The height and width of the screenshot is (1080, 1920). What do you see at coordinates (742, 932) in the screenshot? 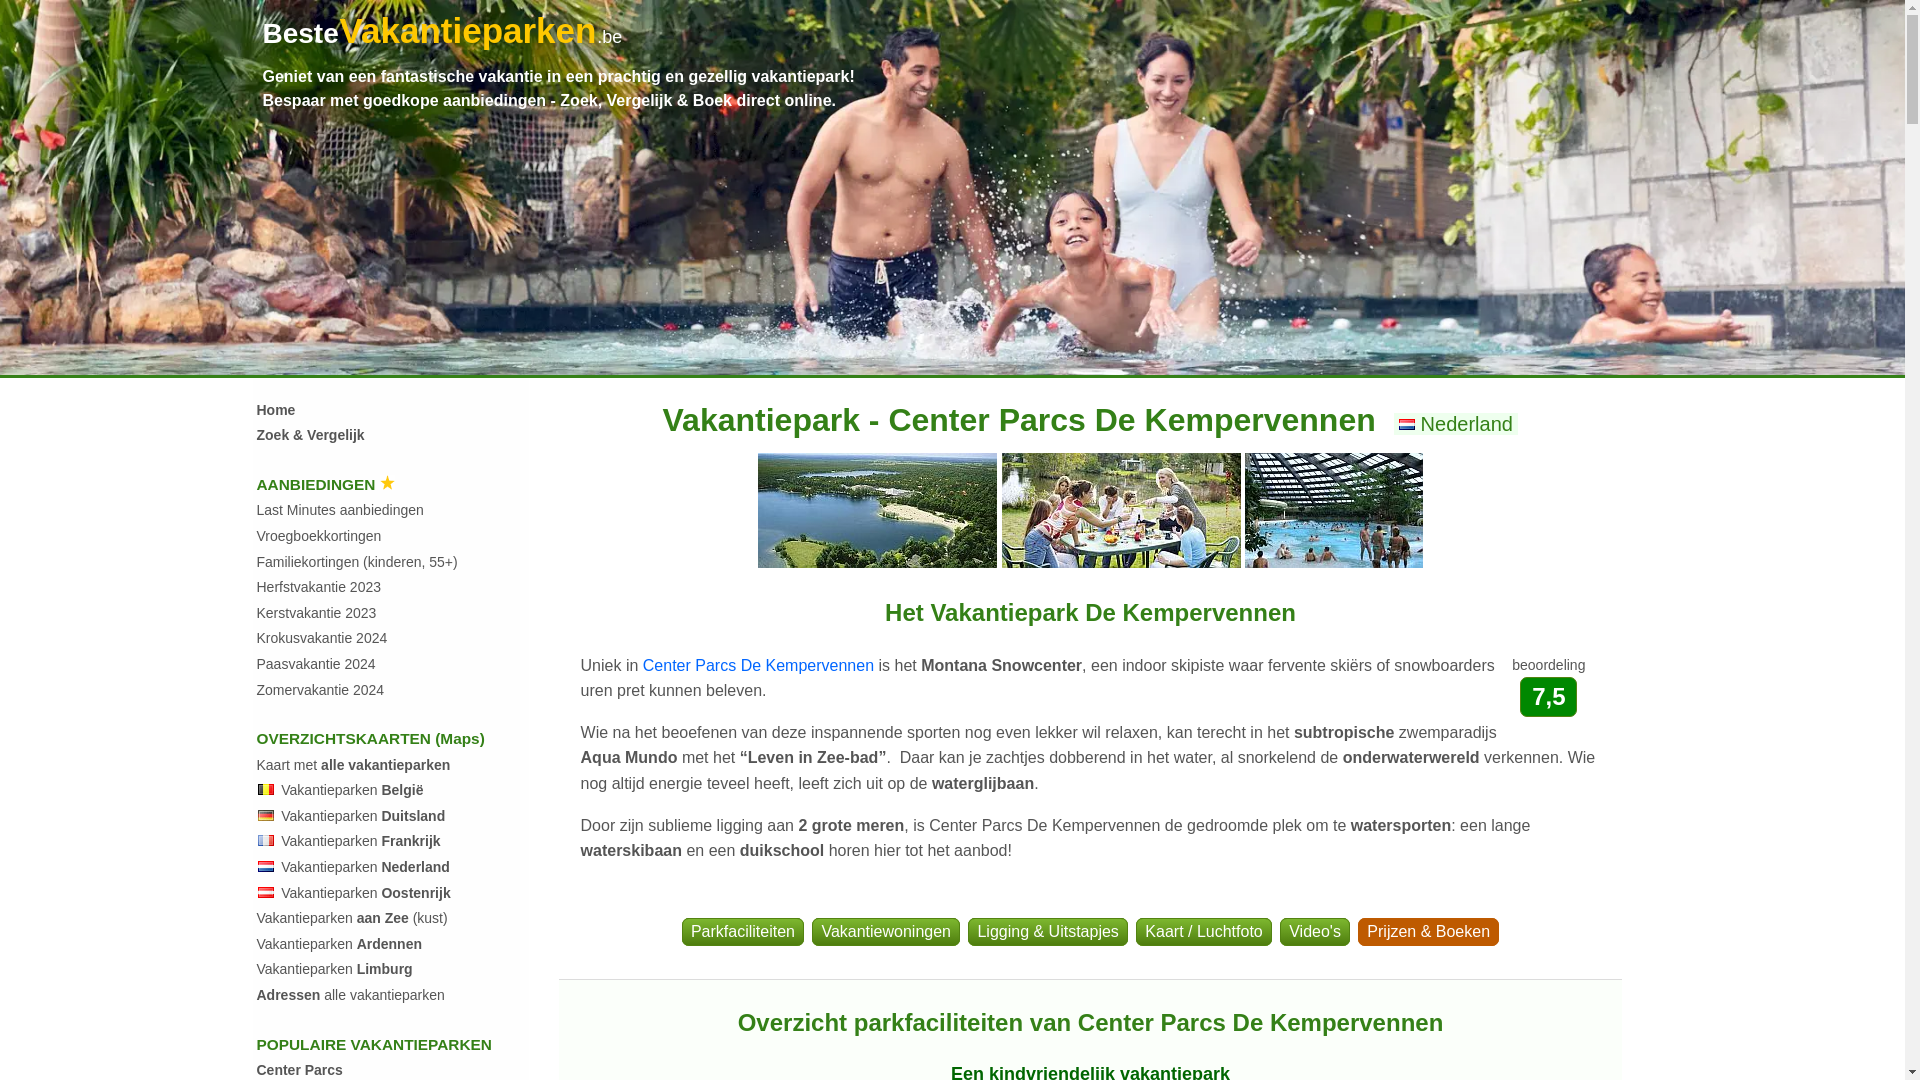
I see `'Parkfaciliteiten'` at bounding box center [742, 932].